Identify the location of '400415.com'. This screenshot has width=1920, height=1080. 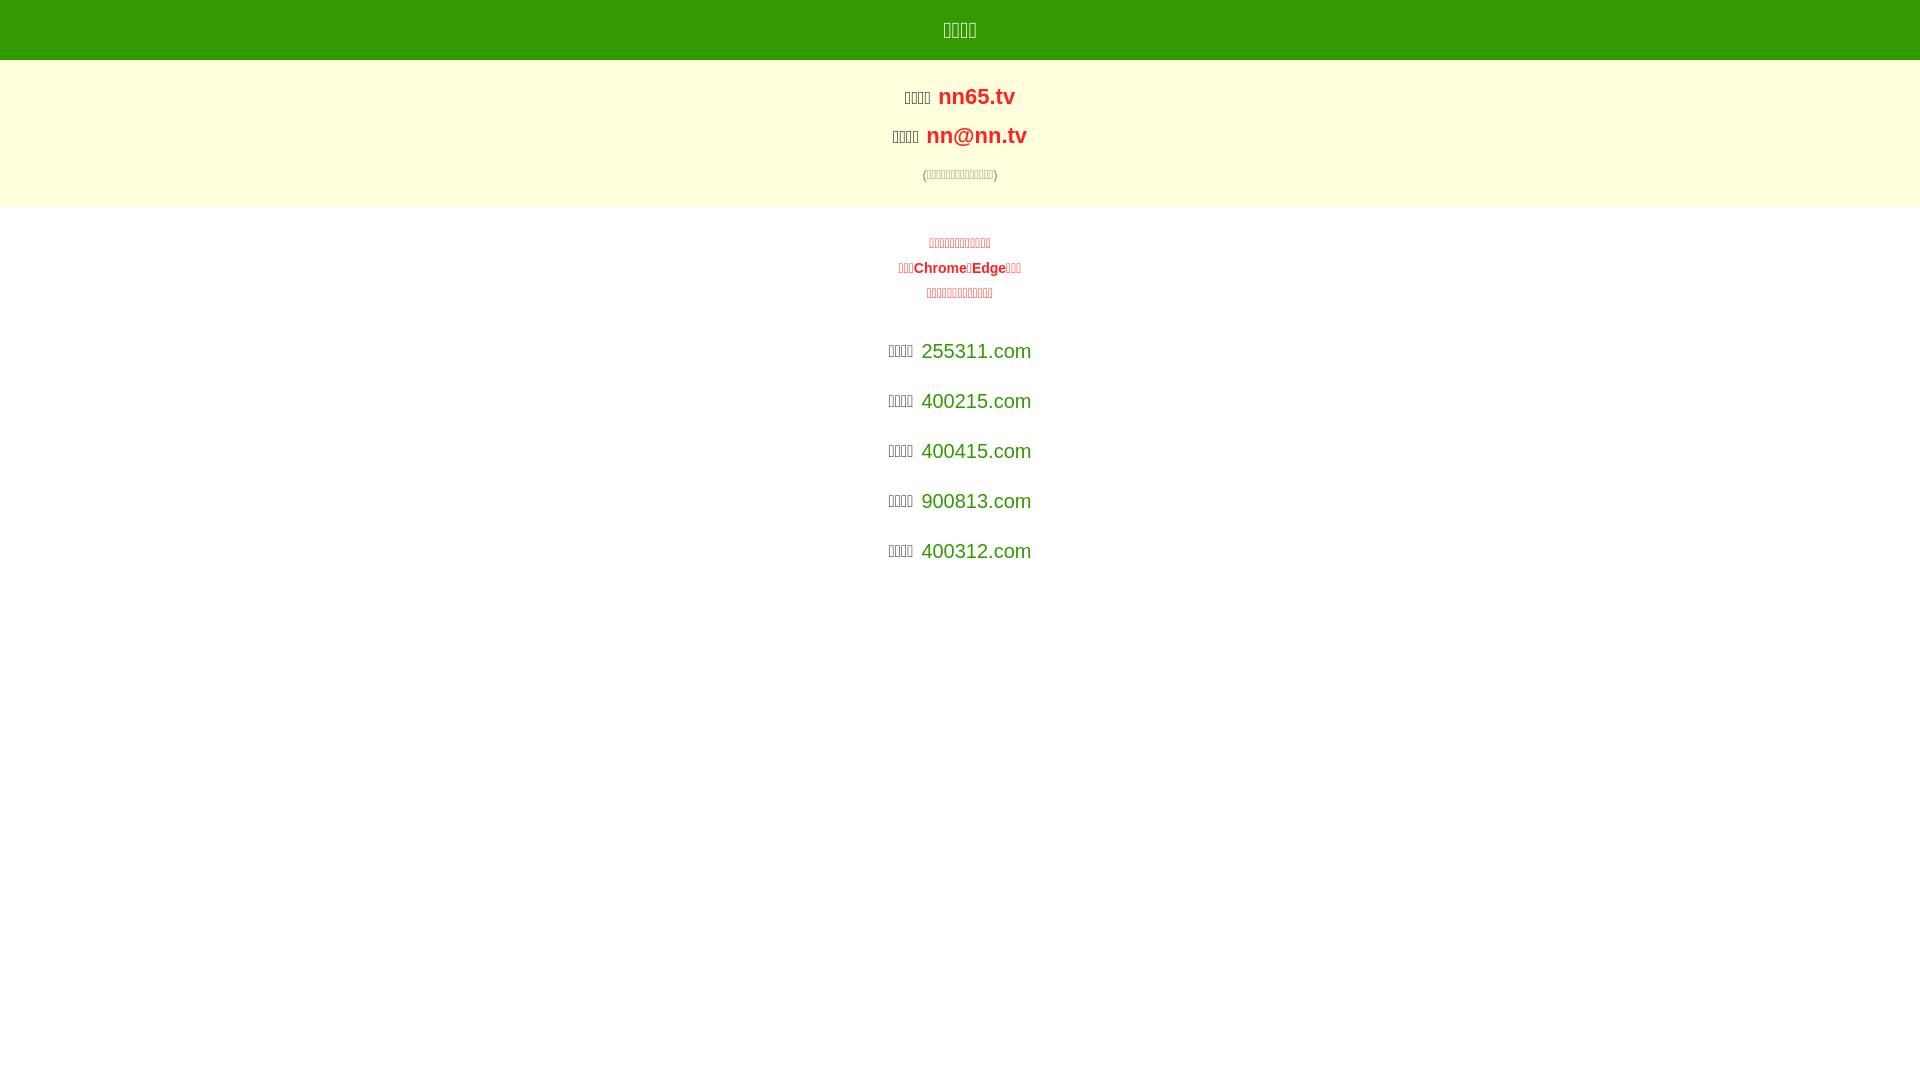
(975, 451).